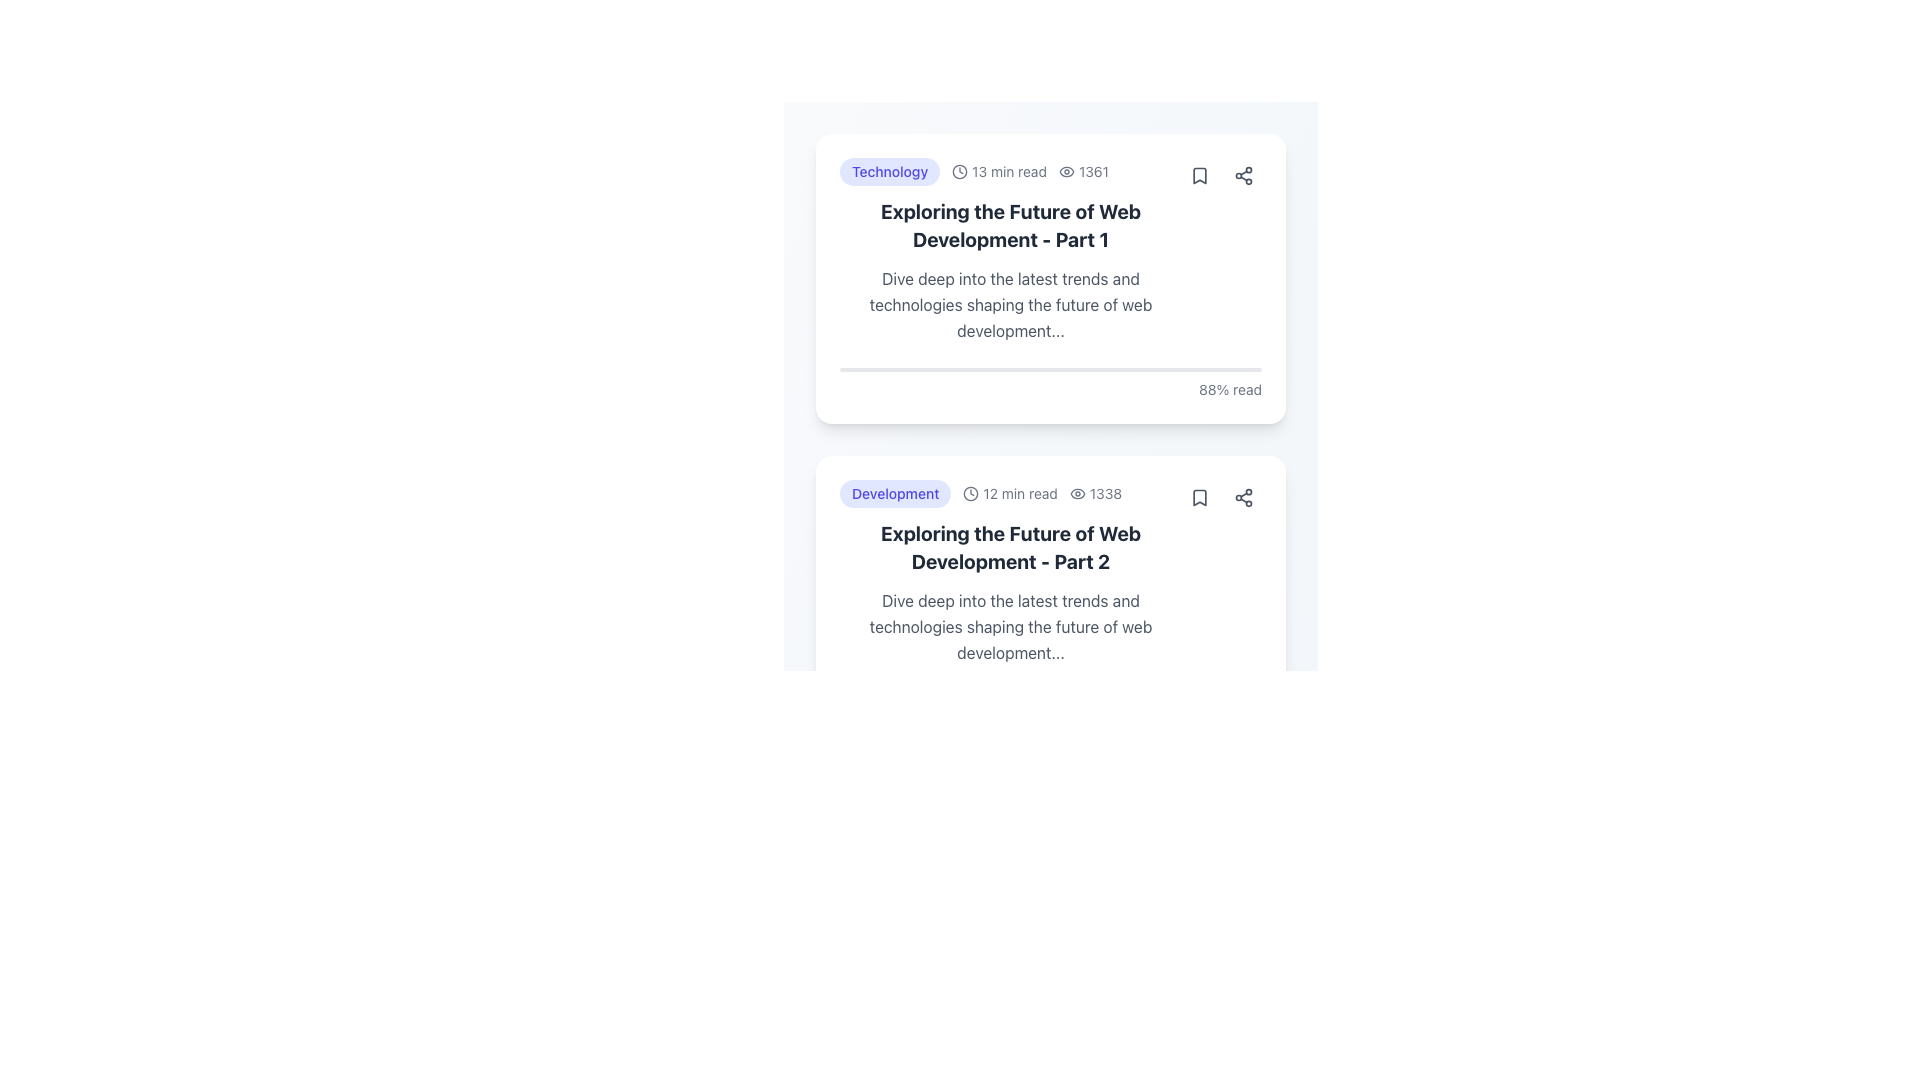 The width and height of the screenshot is (1920, 1080). I want to click on the pill-shaped badge labeled 'Development' with a light purple background and blue text, positioned at the upper-left of the article card 'Exploring the Future of Web Development - Part 2', so click(894, 493).